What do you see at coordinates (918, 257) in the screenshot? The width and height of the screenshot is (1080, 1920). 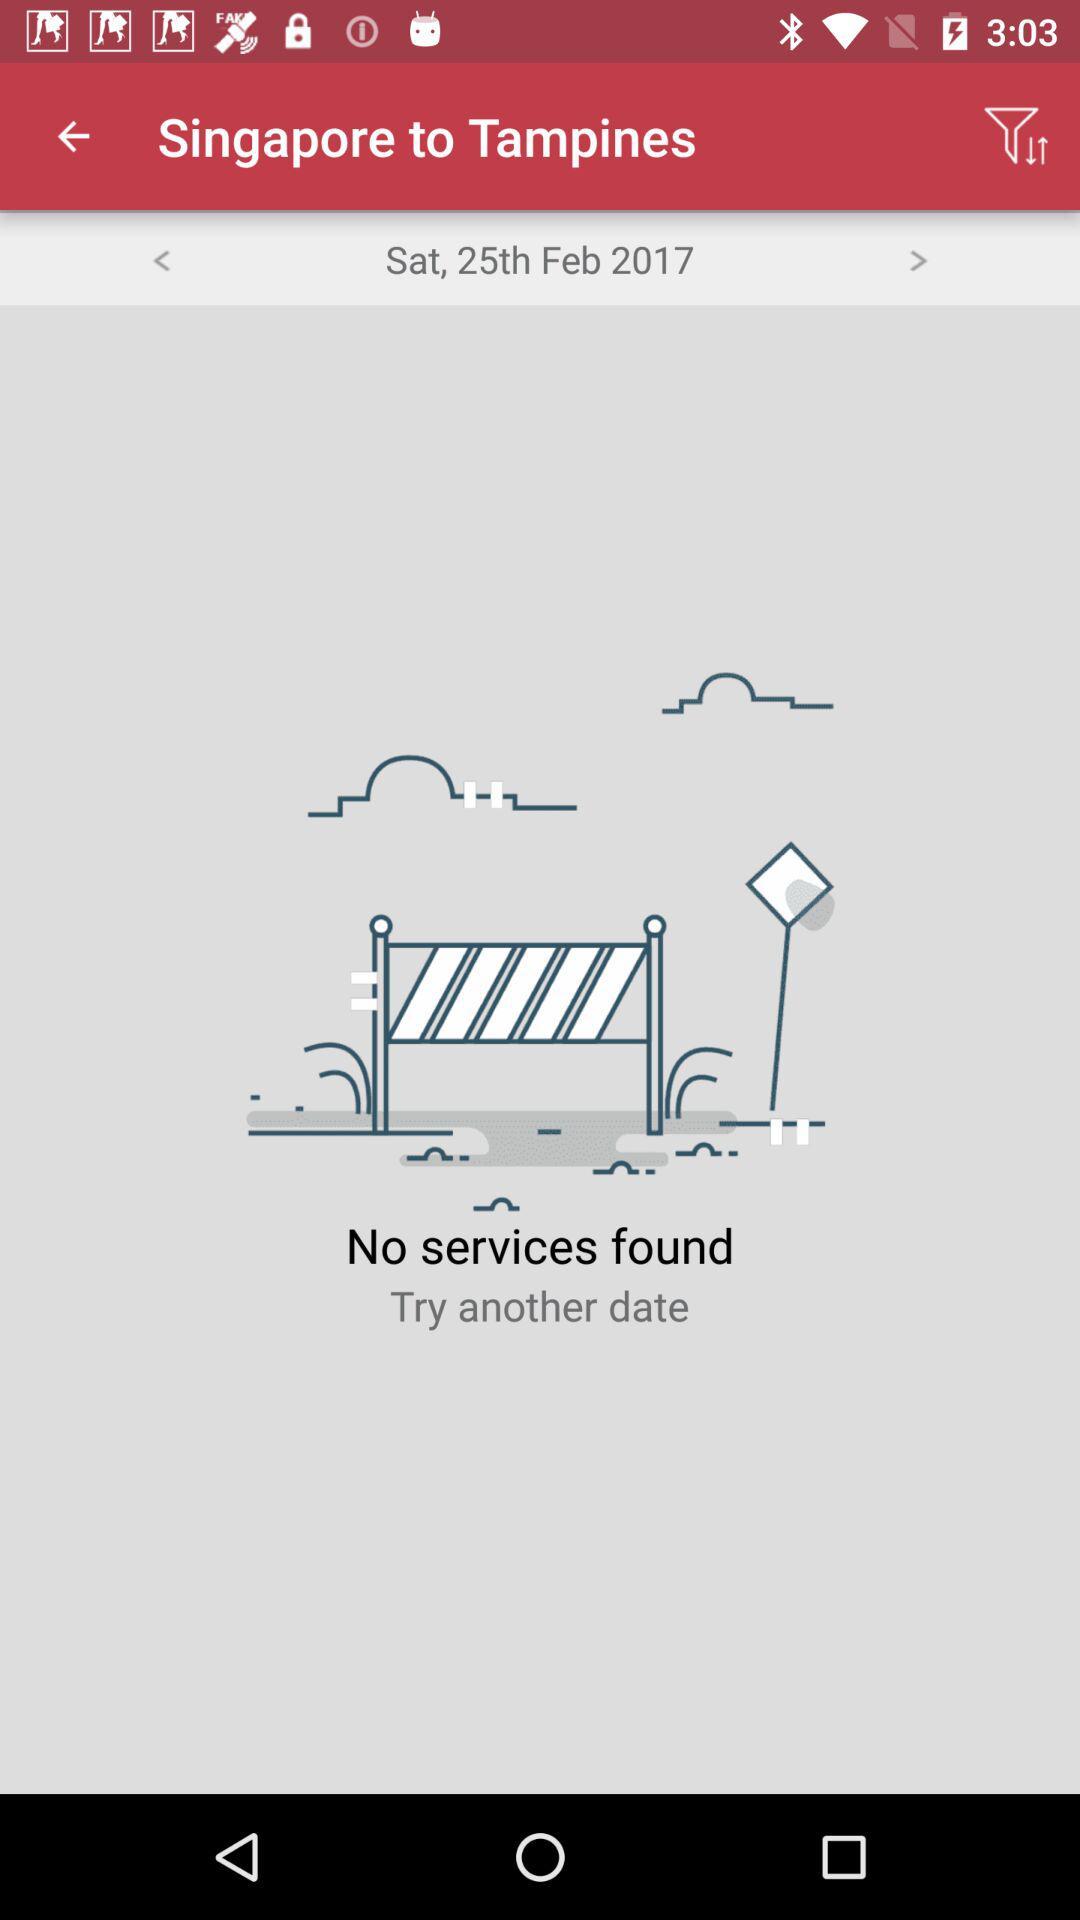 I see `go forward` at bounding box center [918, 257].